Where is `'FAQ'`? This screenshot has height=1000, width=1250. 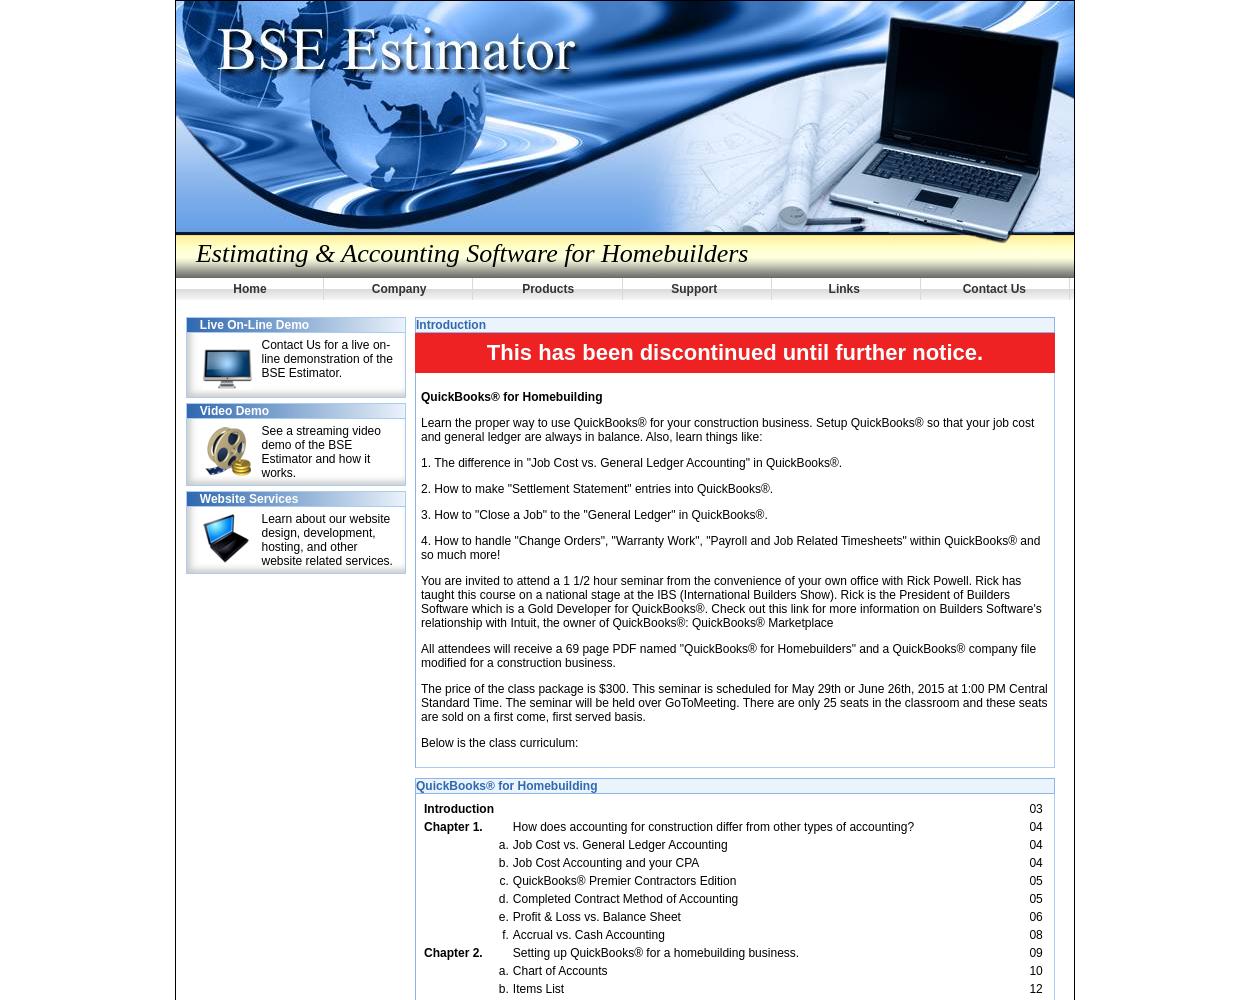
'FAQ' is located at coordinates (253, 58).